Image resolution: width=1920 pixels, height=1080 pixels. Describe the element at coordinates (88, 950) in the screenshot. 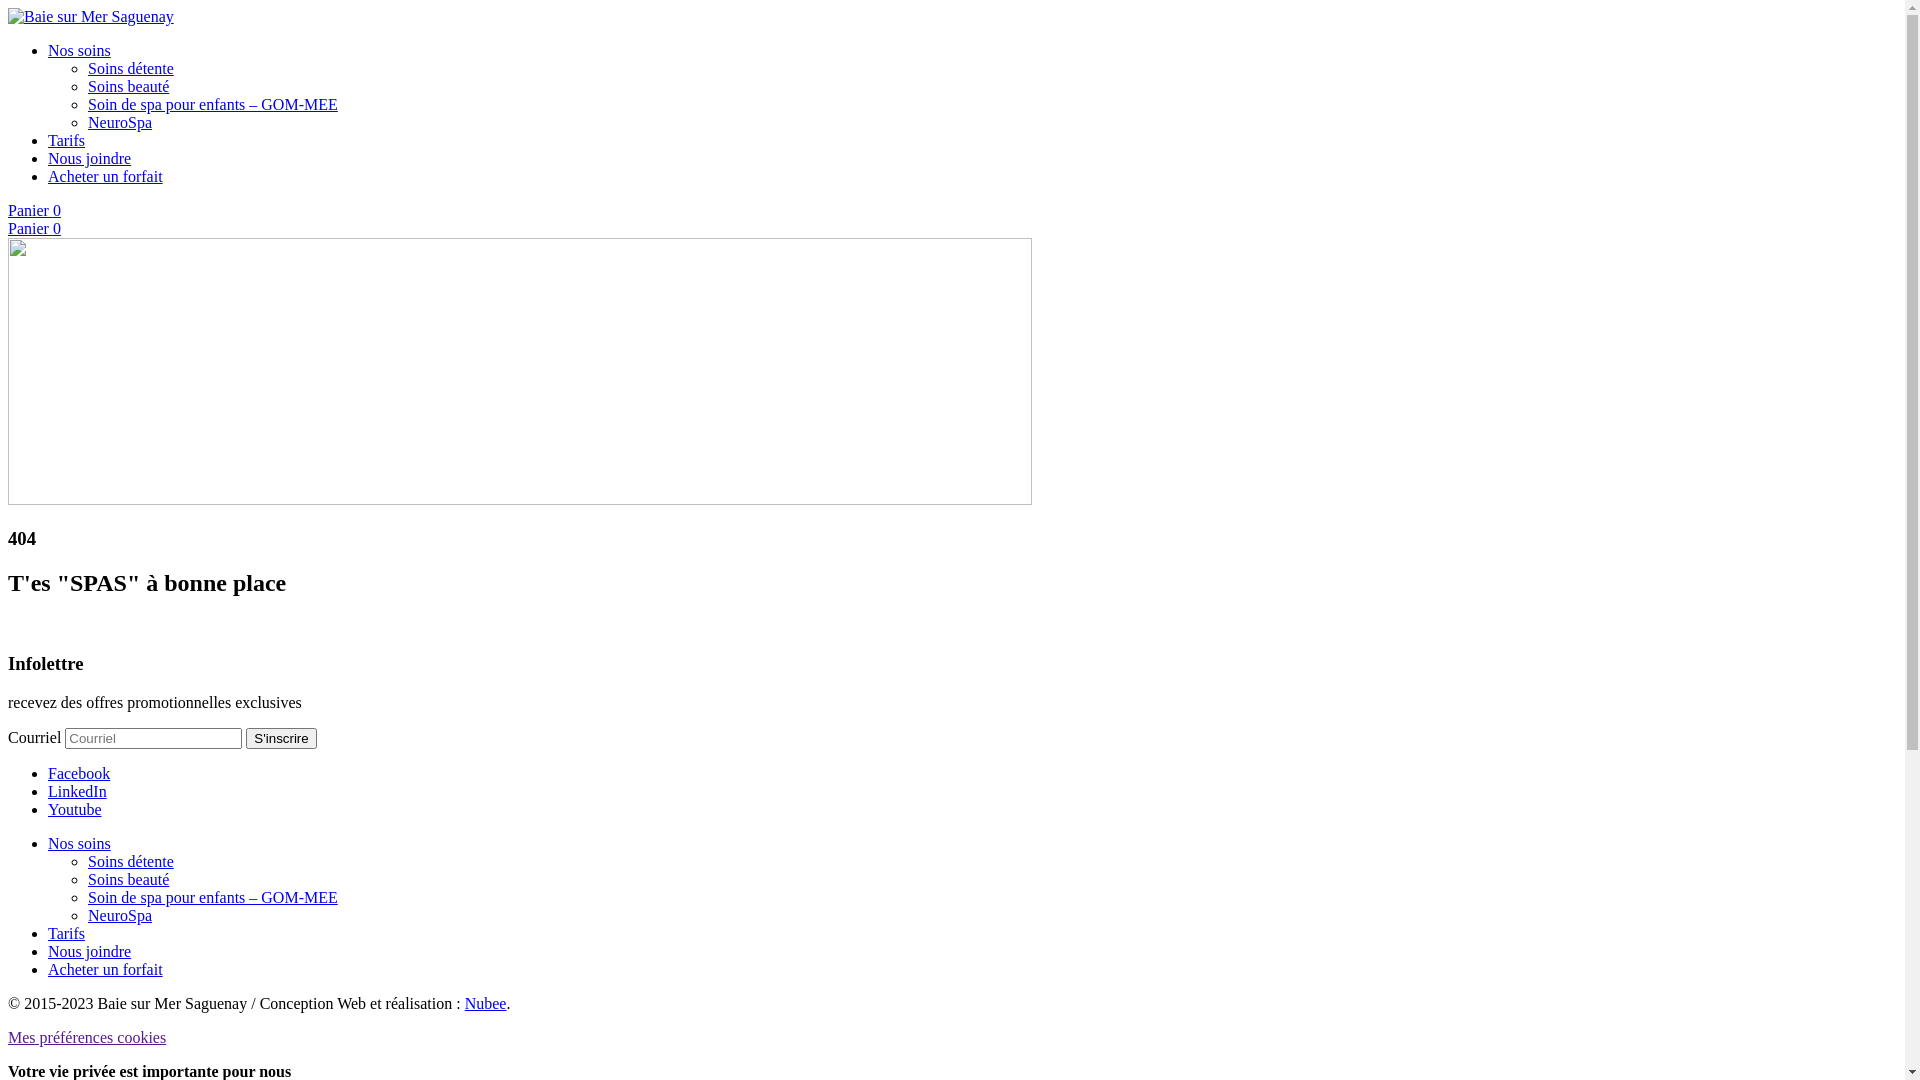

I see `'Nous joindre'` at that location.